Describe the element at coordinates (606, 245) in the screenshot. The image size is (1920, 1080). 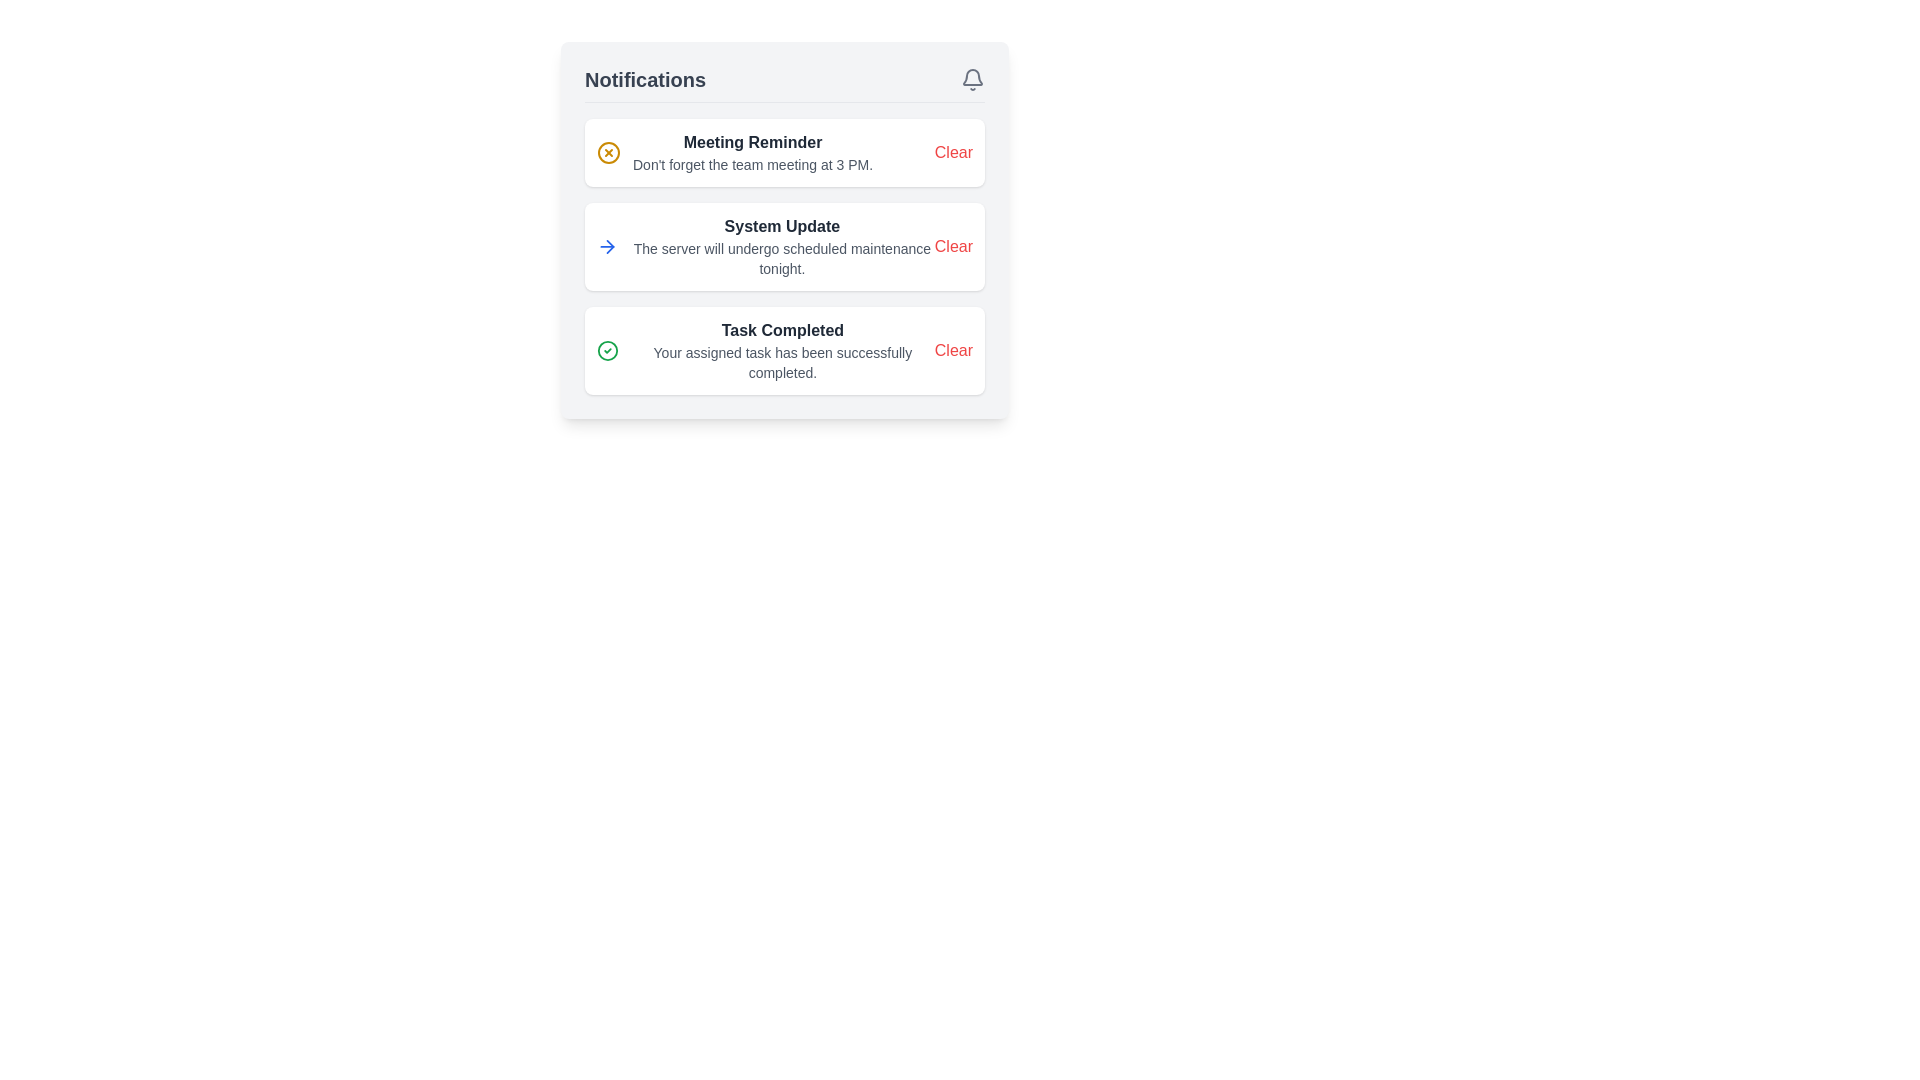
I see `the blue right-pointing arrow icon in the 'System Update' notification row, which is located beside the 'System Update' text` at that location.